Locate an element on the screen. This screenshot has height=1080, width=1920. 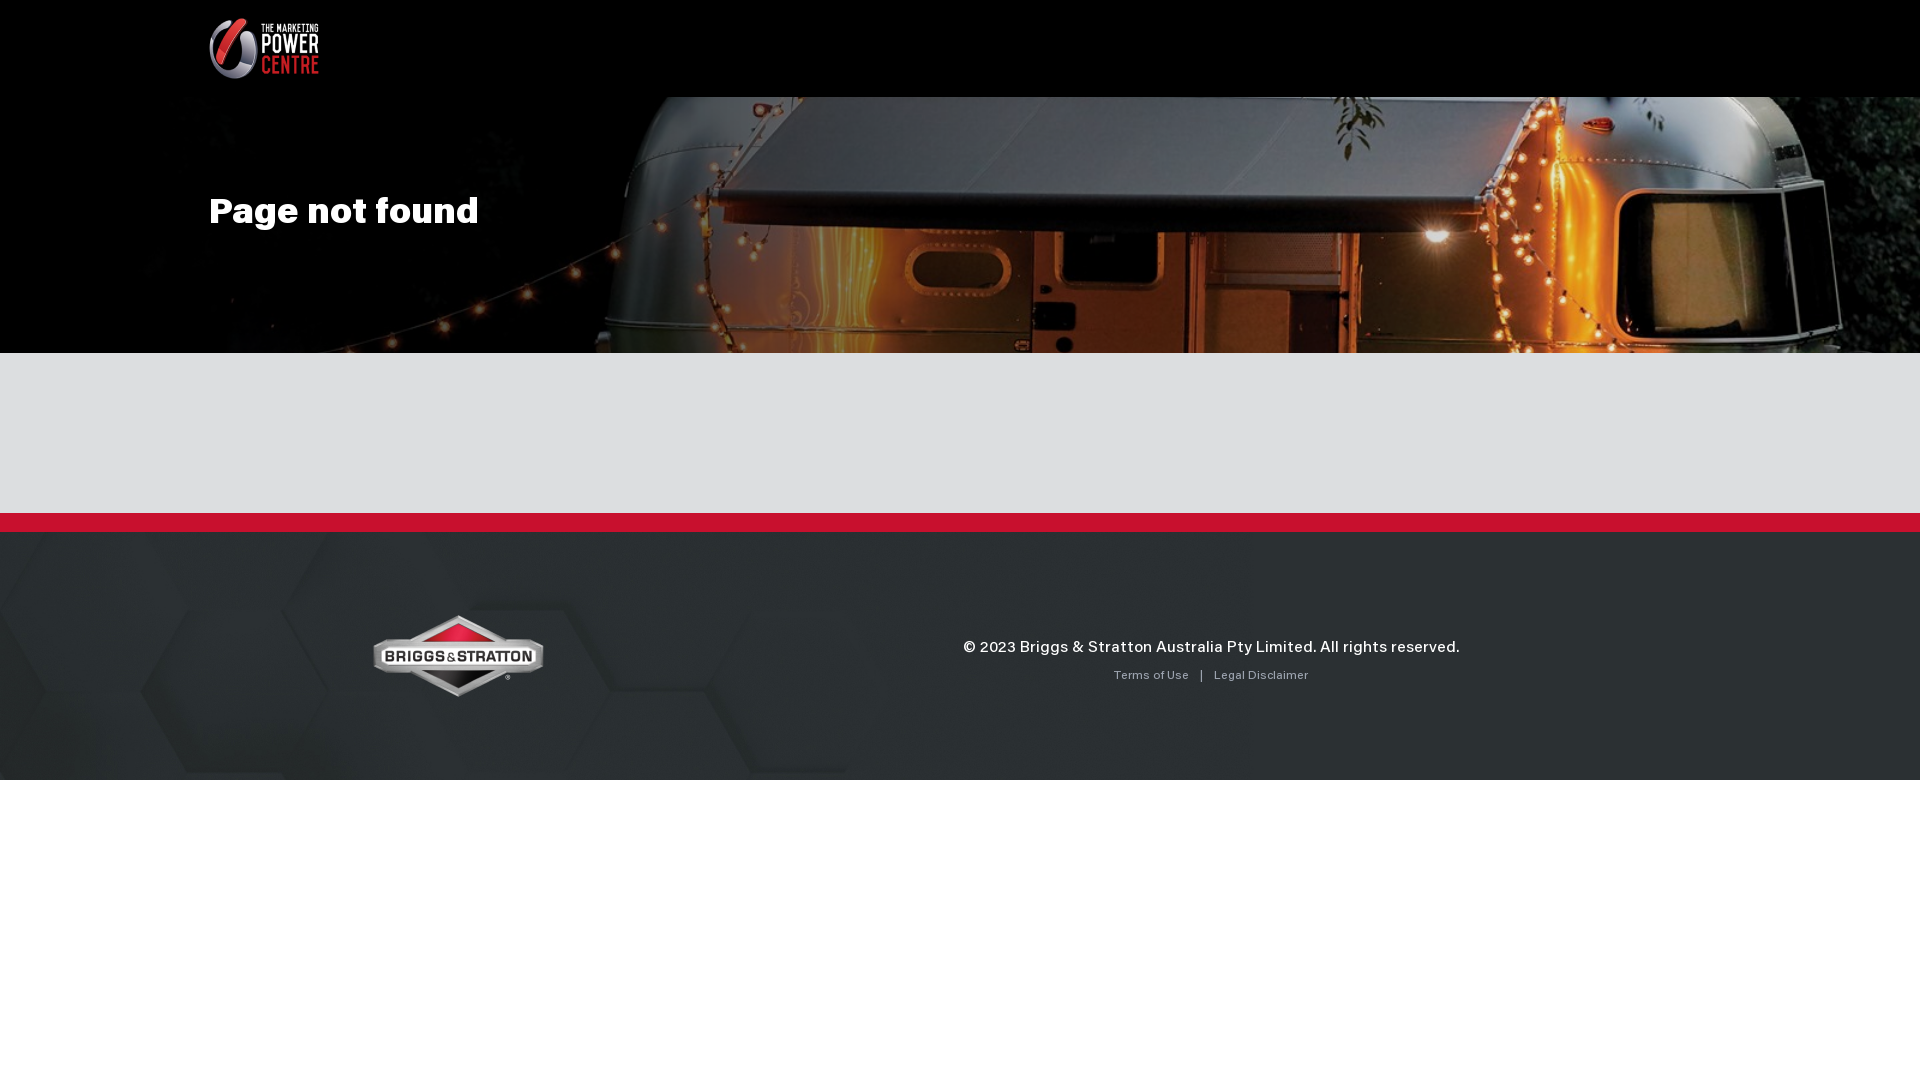
'Terms of Use' is located at coordinates (1152, 675).